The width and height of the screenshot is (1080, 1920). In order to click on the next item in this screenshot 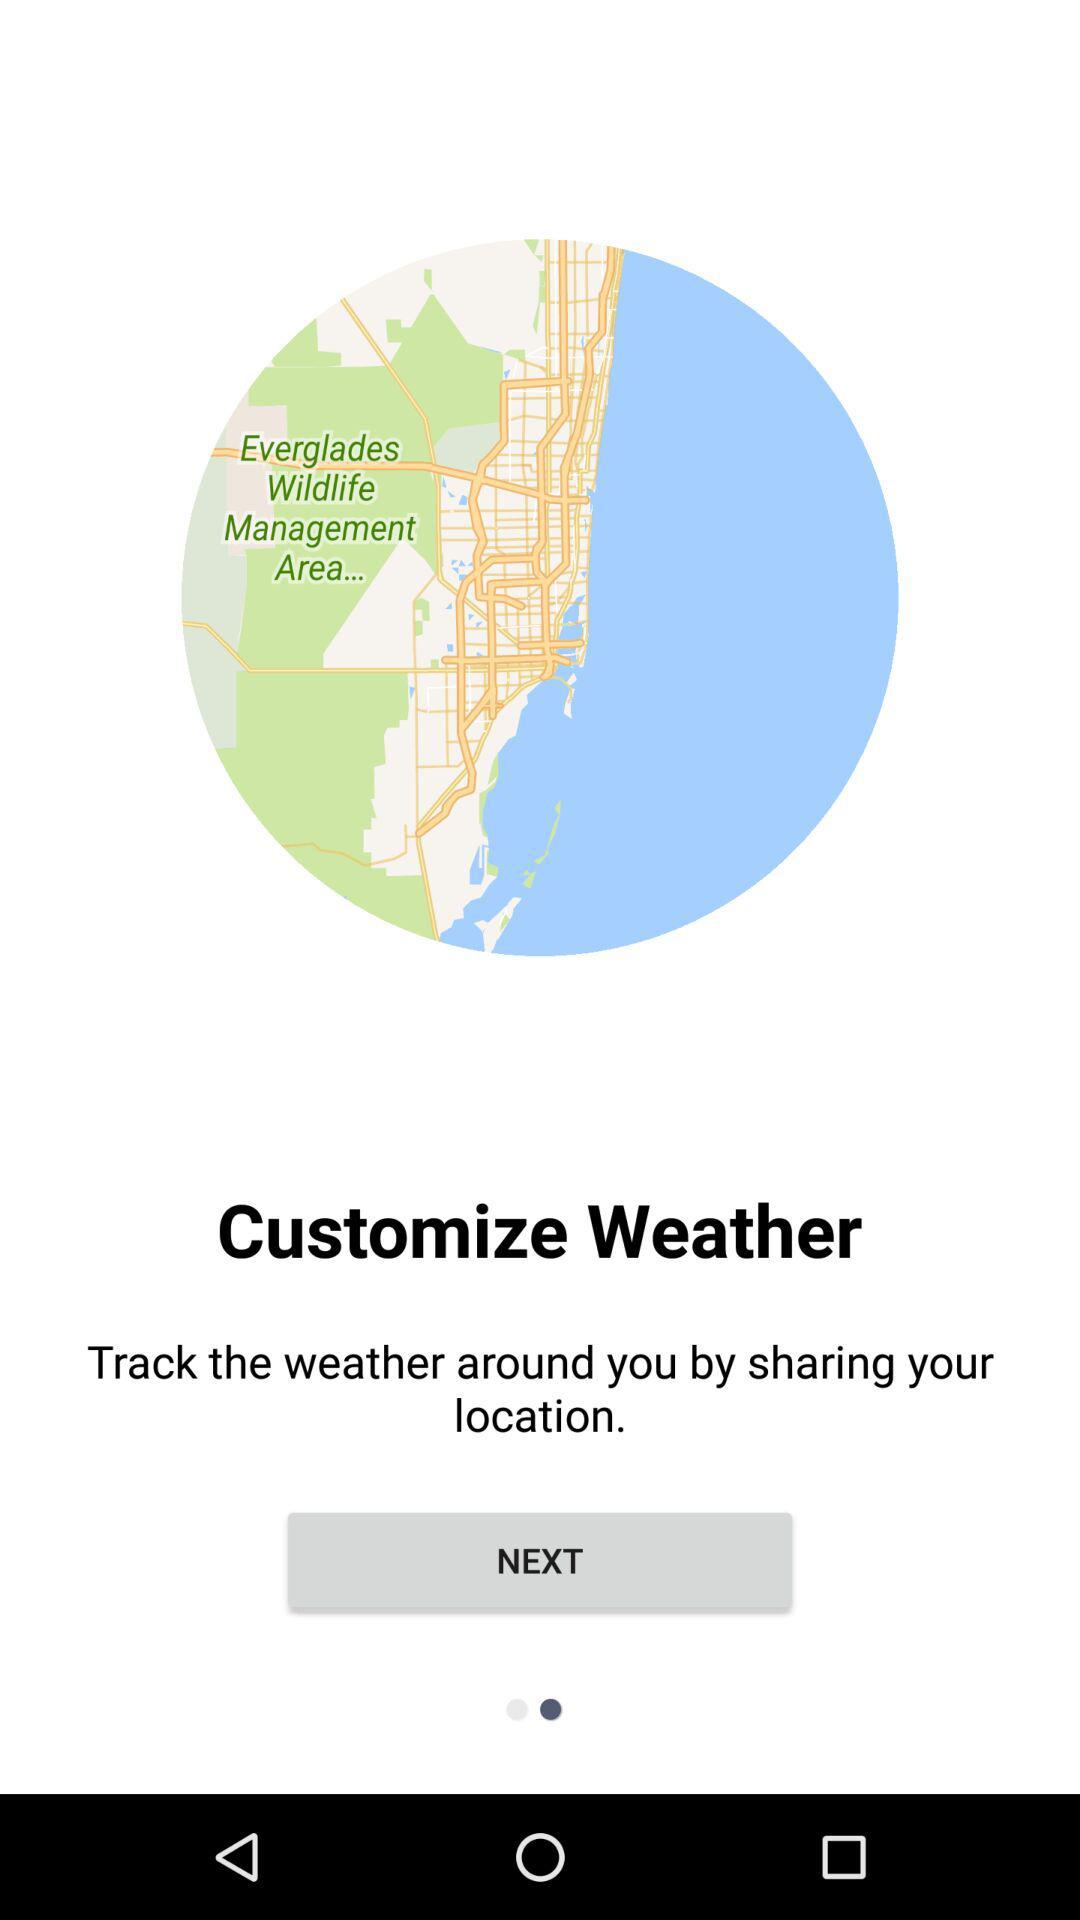, I will do `click(540, 1559)`.